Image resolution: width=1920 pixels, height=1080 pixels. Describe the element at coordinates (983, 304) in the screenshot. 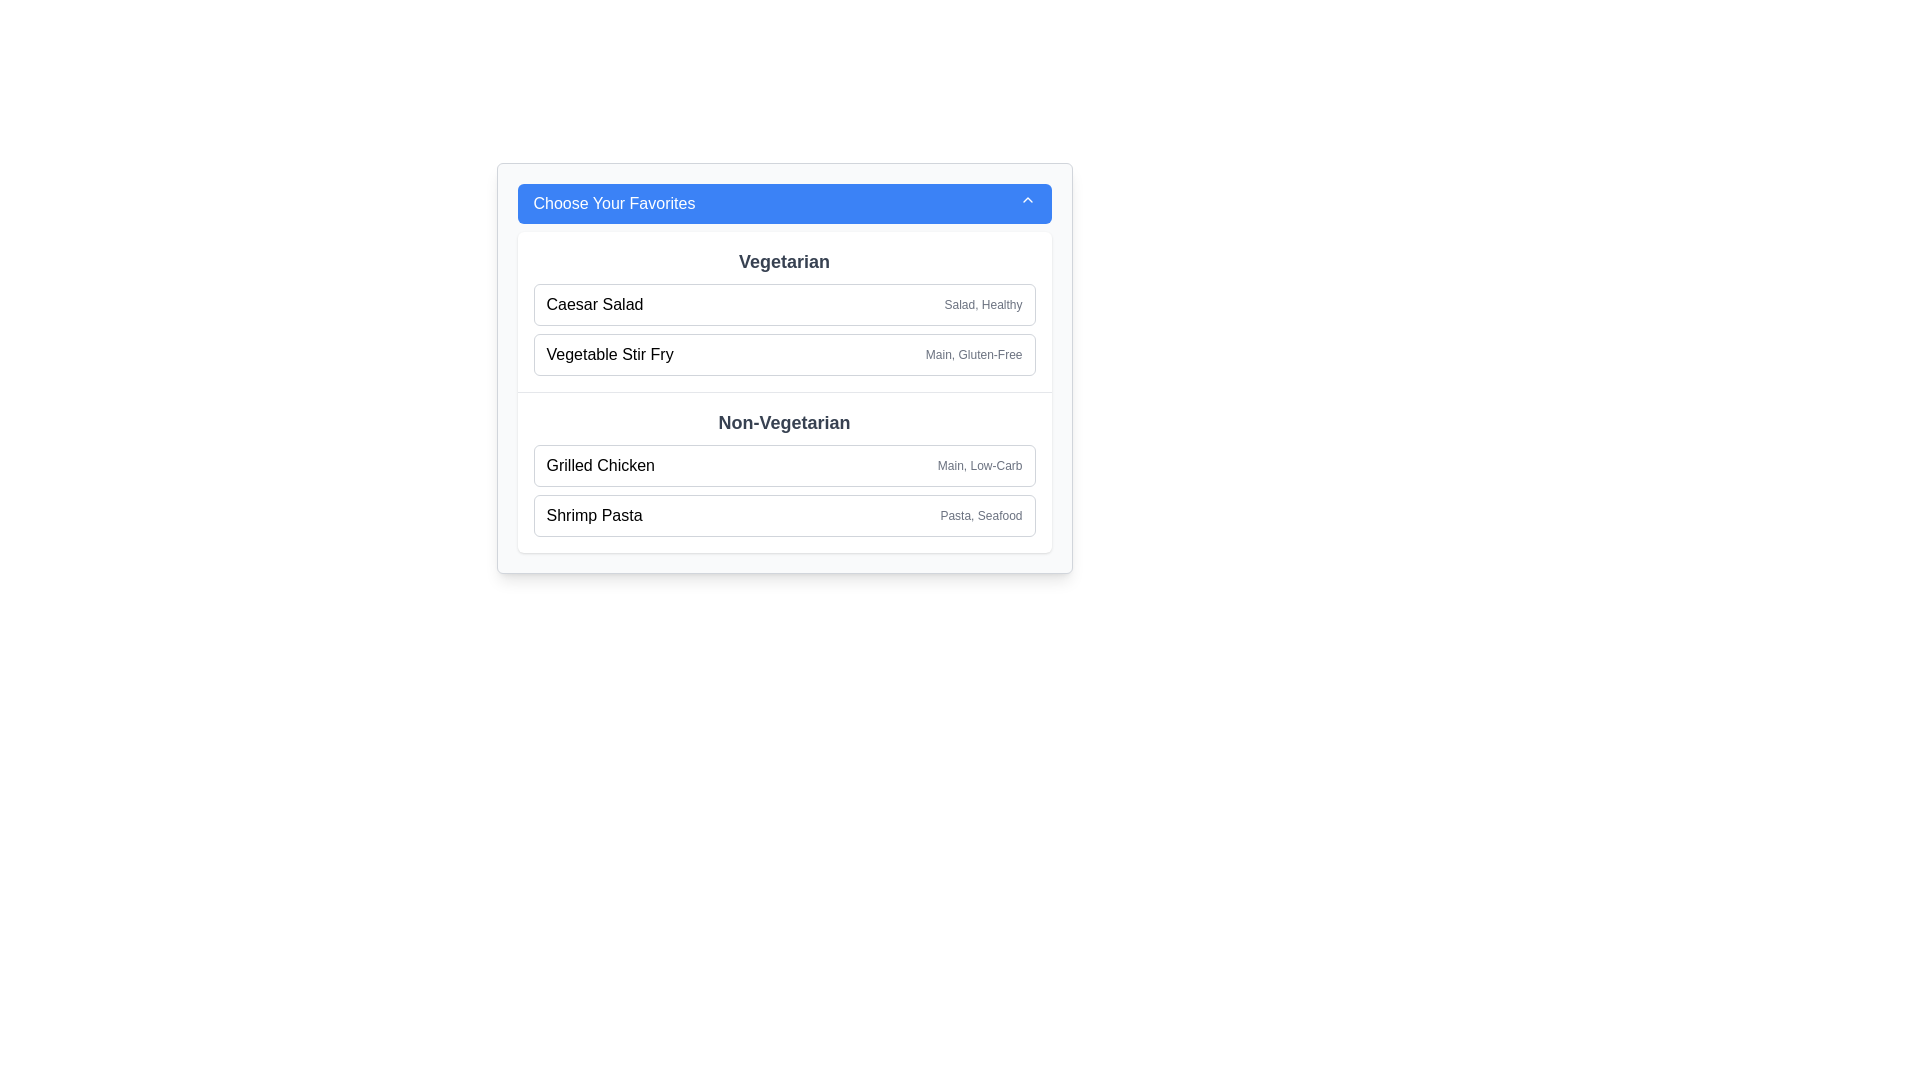

I see `the text label that says 'Salad, Healthy', which is styled in a small font size and gray color, located to the right of 'Caesar Salad' in the Vegetarian section card` at that location.